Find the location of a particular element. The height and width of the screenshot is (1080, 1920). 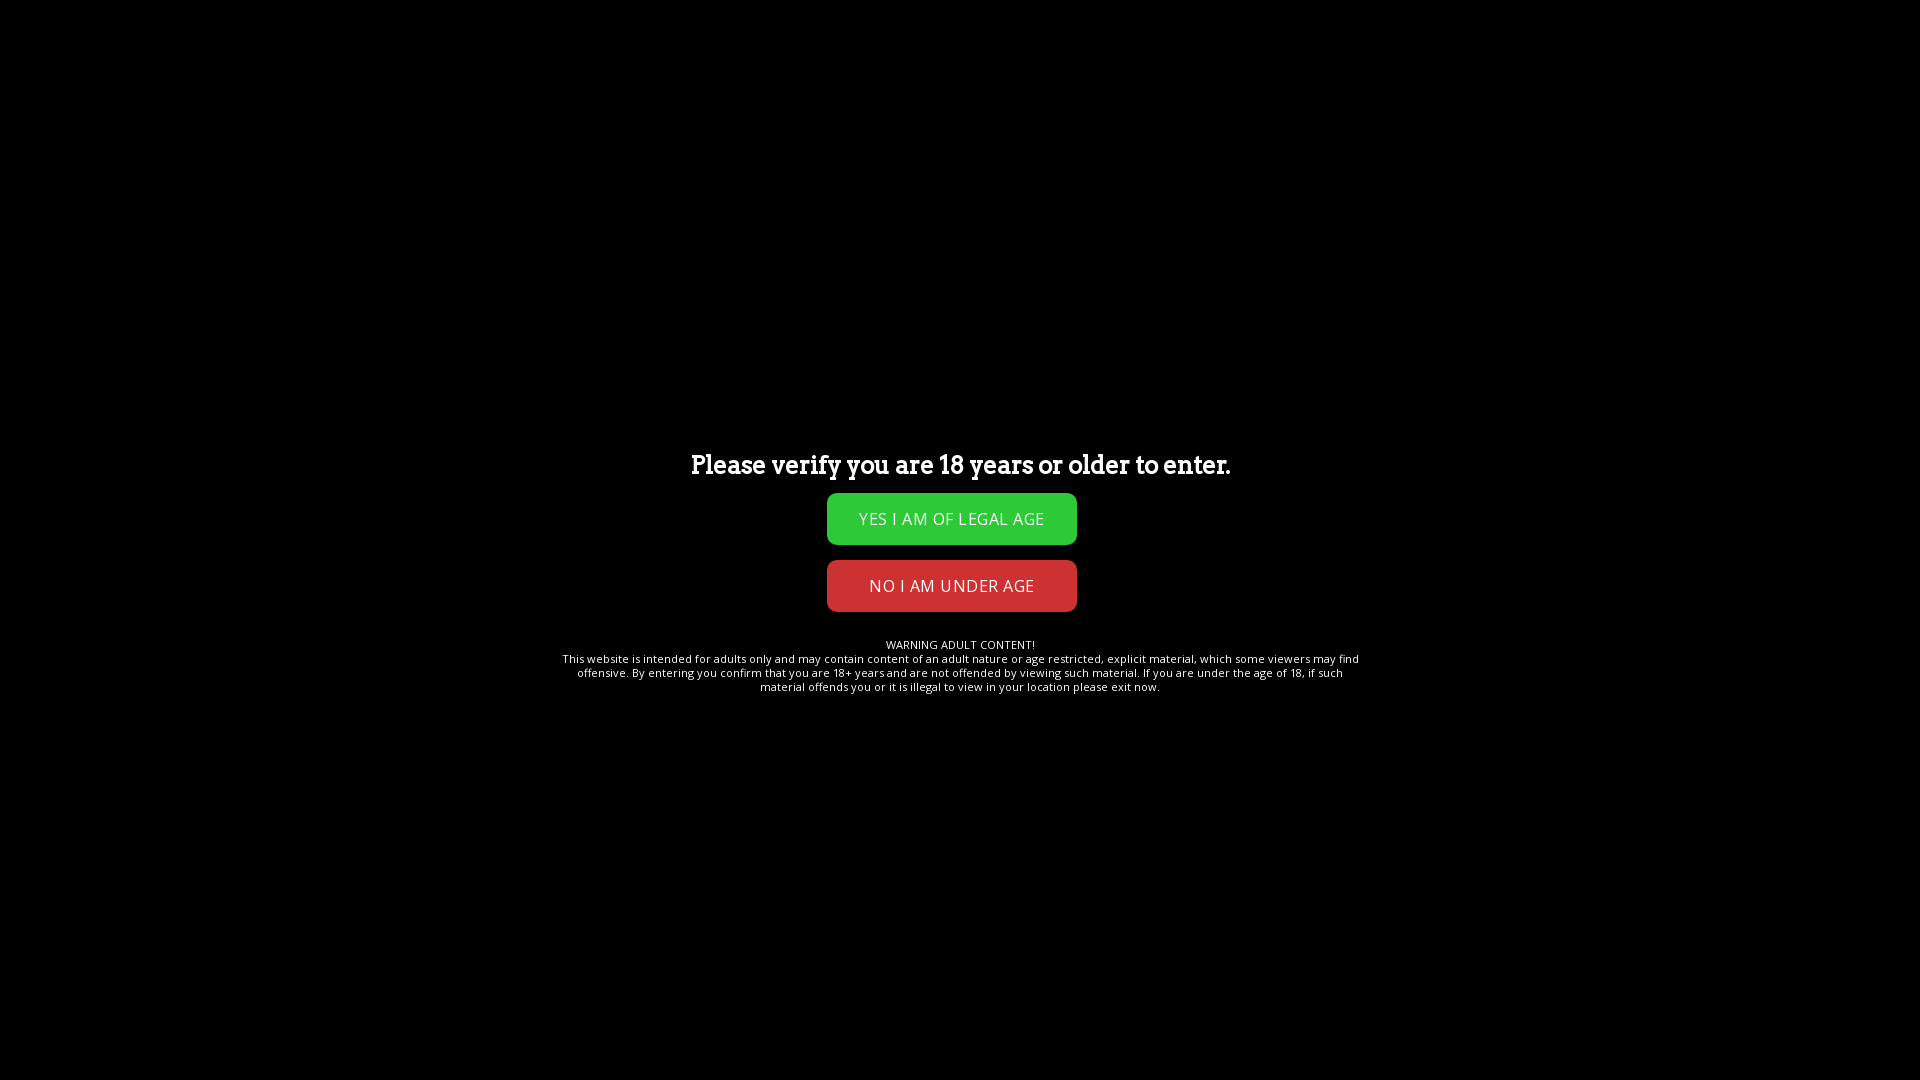

'Share on Twitter' is located at coordinates (743, 535).